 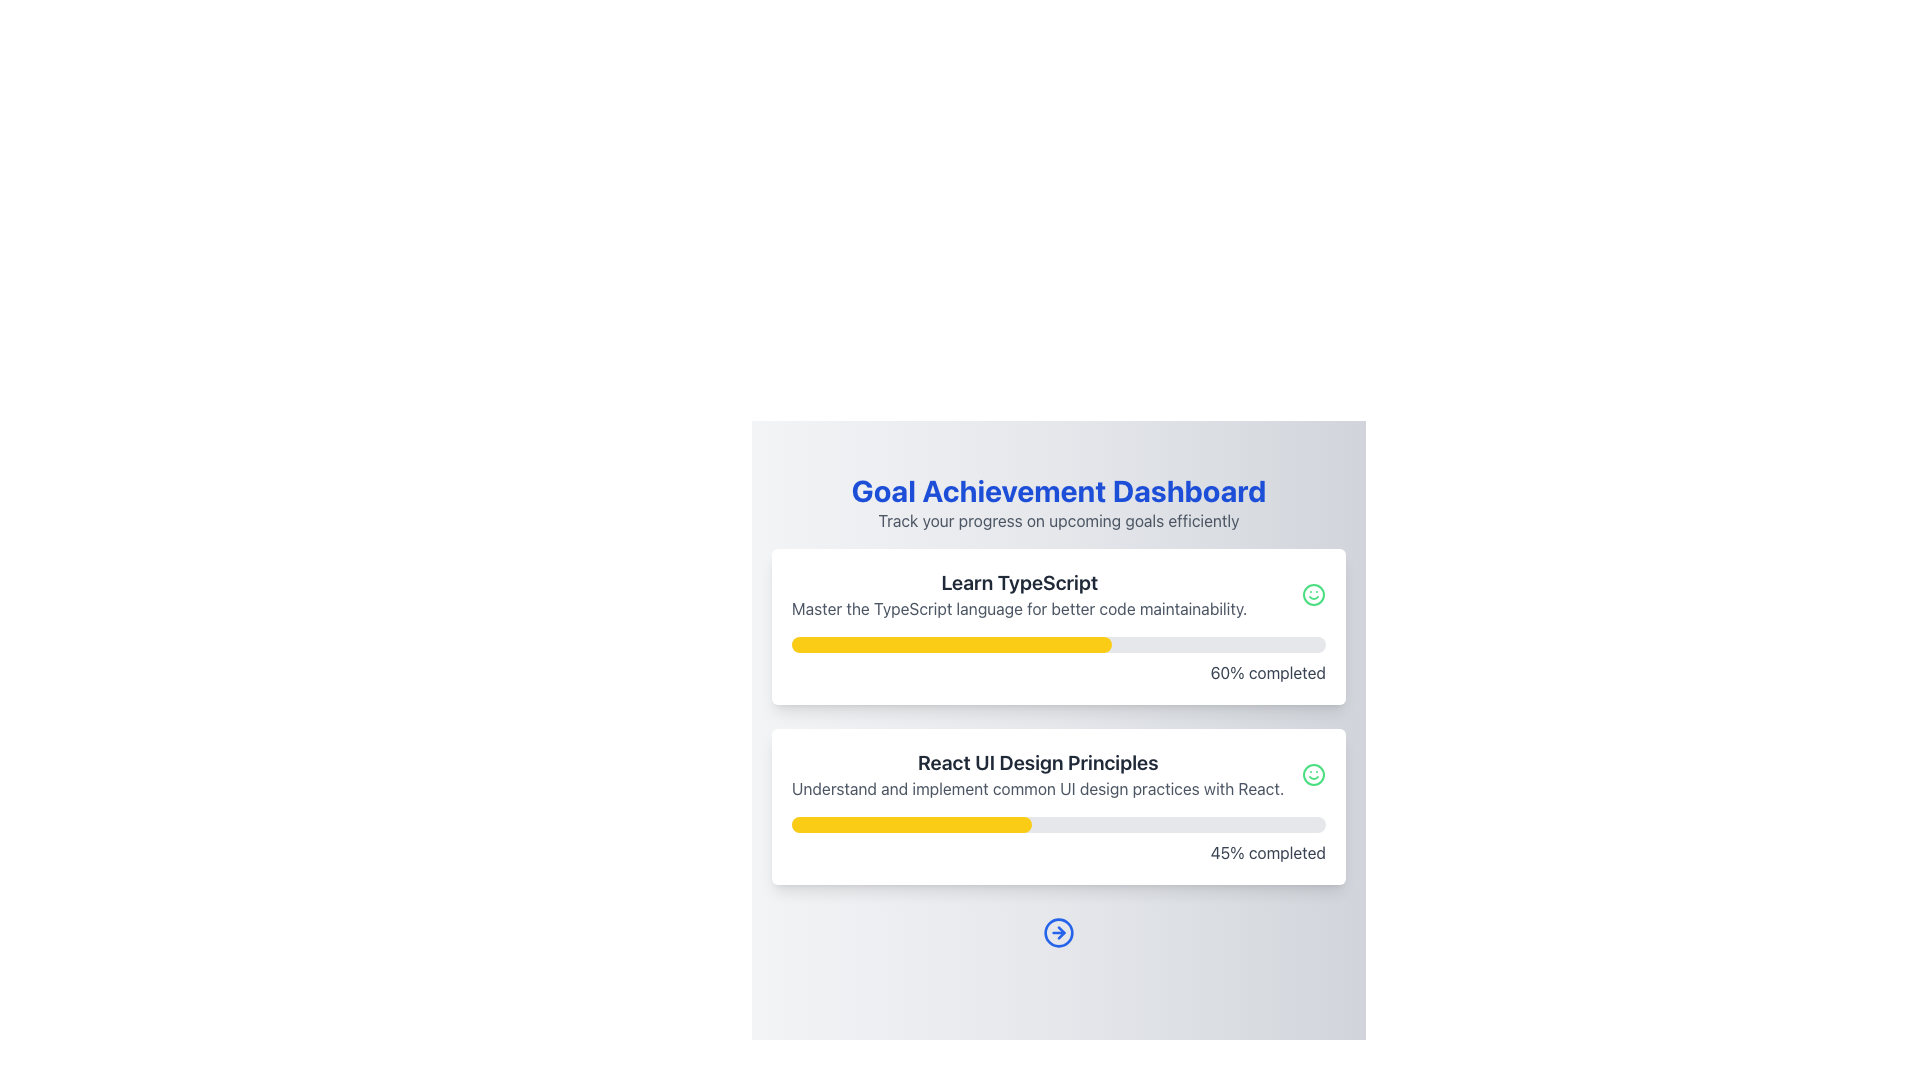 What do you see at coordinates (911, 825) in the screenshot?
I see `the progress bar indicator displaying 45% completion for 'React UI Design Principles' in the 'Goal Achievement Dashboard' interface` at bounding box center [911, 825].